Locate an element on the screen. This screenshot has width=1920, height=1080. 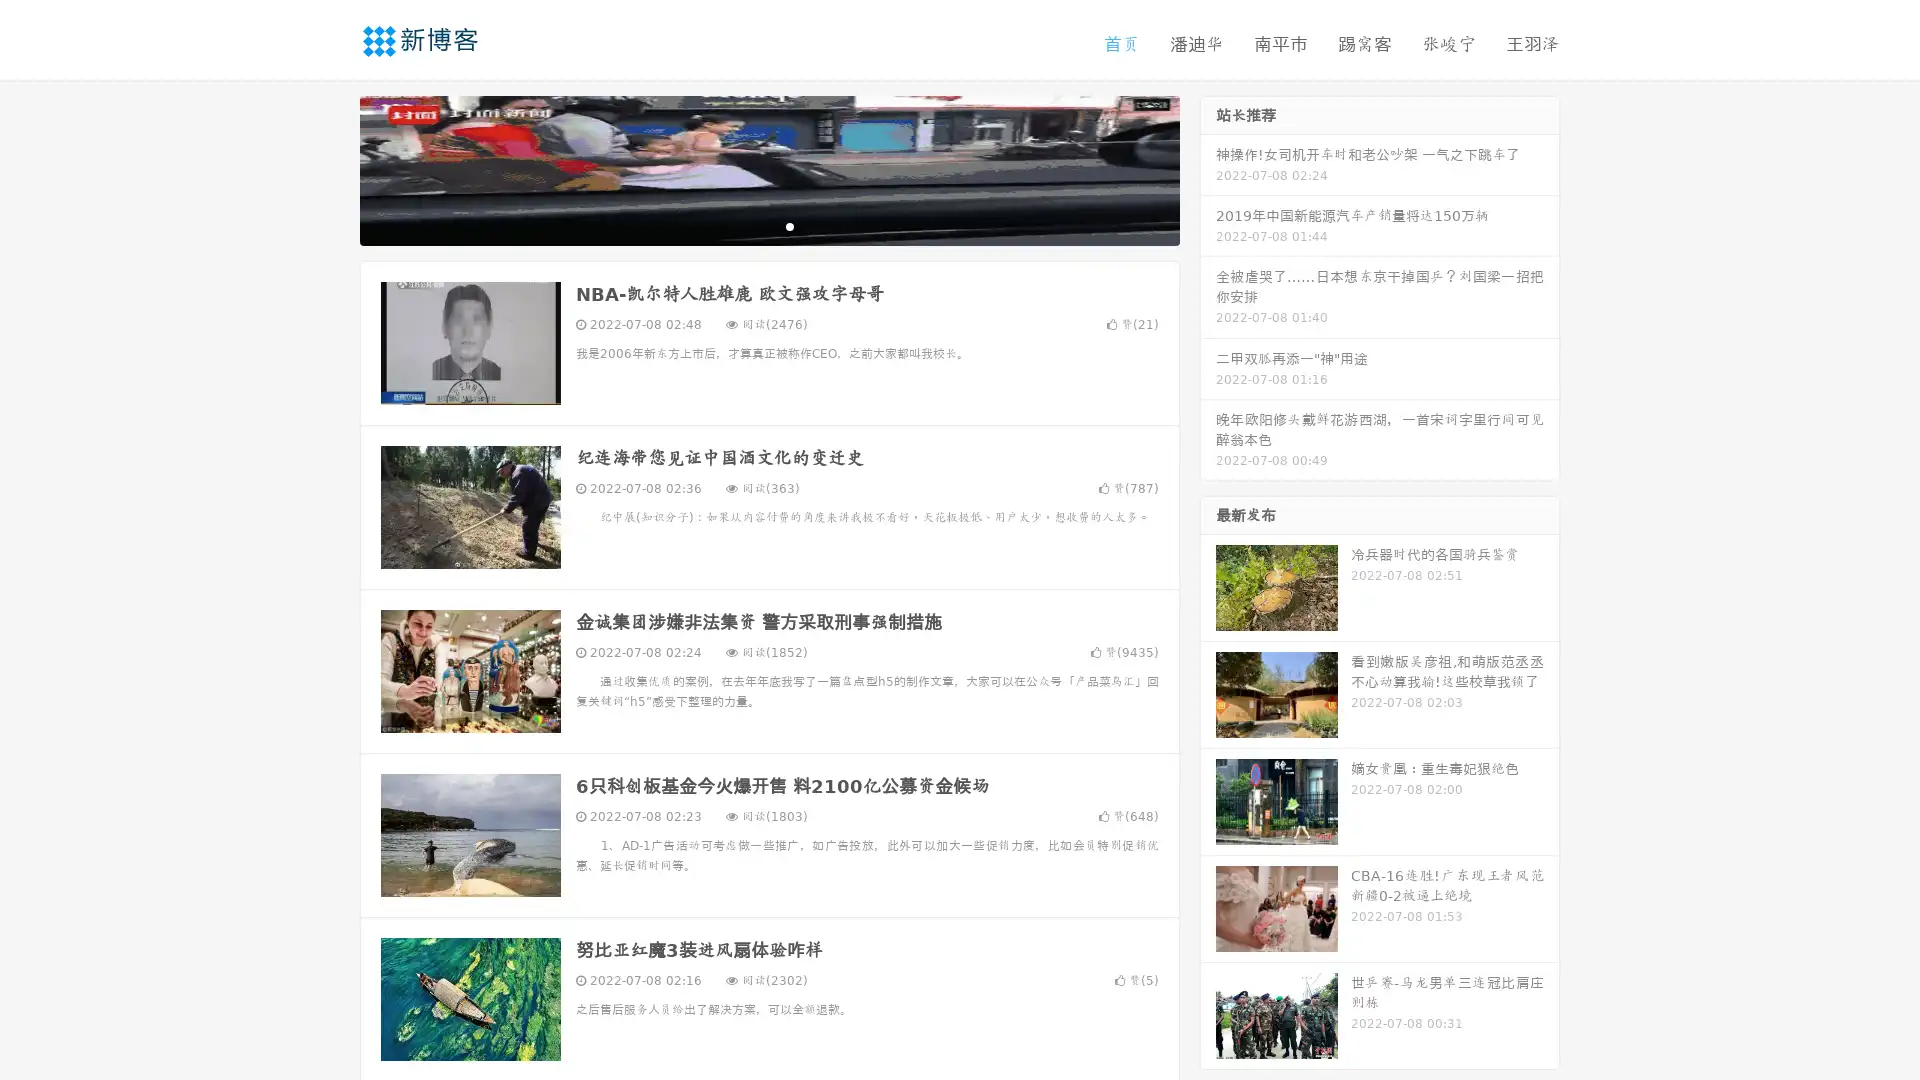
Go to slide 2 is located at coordinates (768, 225).